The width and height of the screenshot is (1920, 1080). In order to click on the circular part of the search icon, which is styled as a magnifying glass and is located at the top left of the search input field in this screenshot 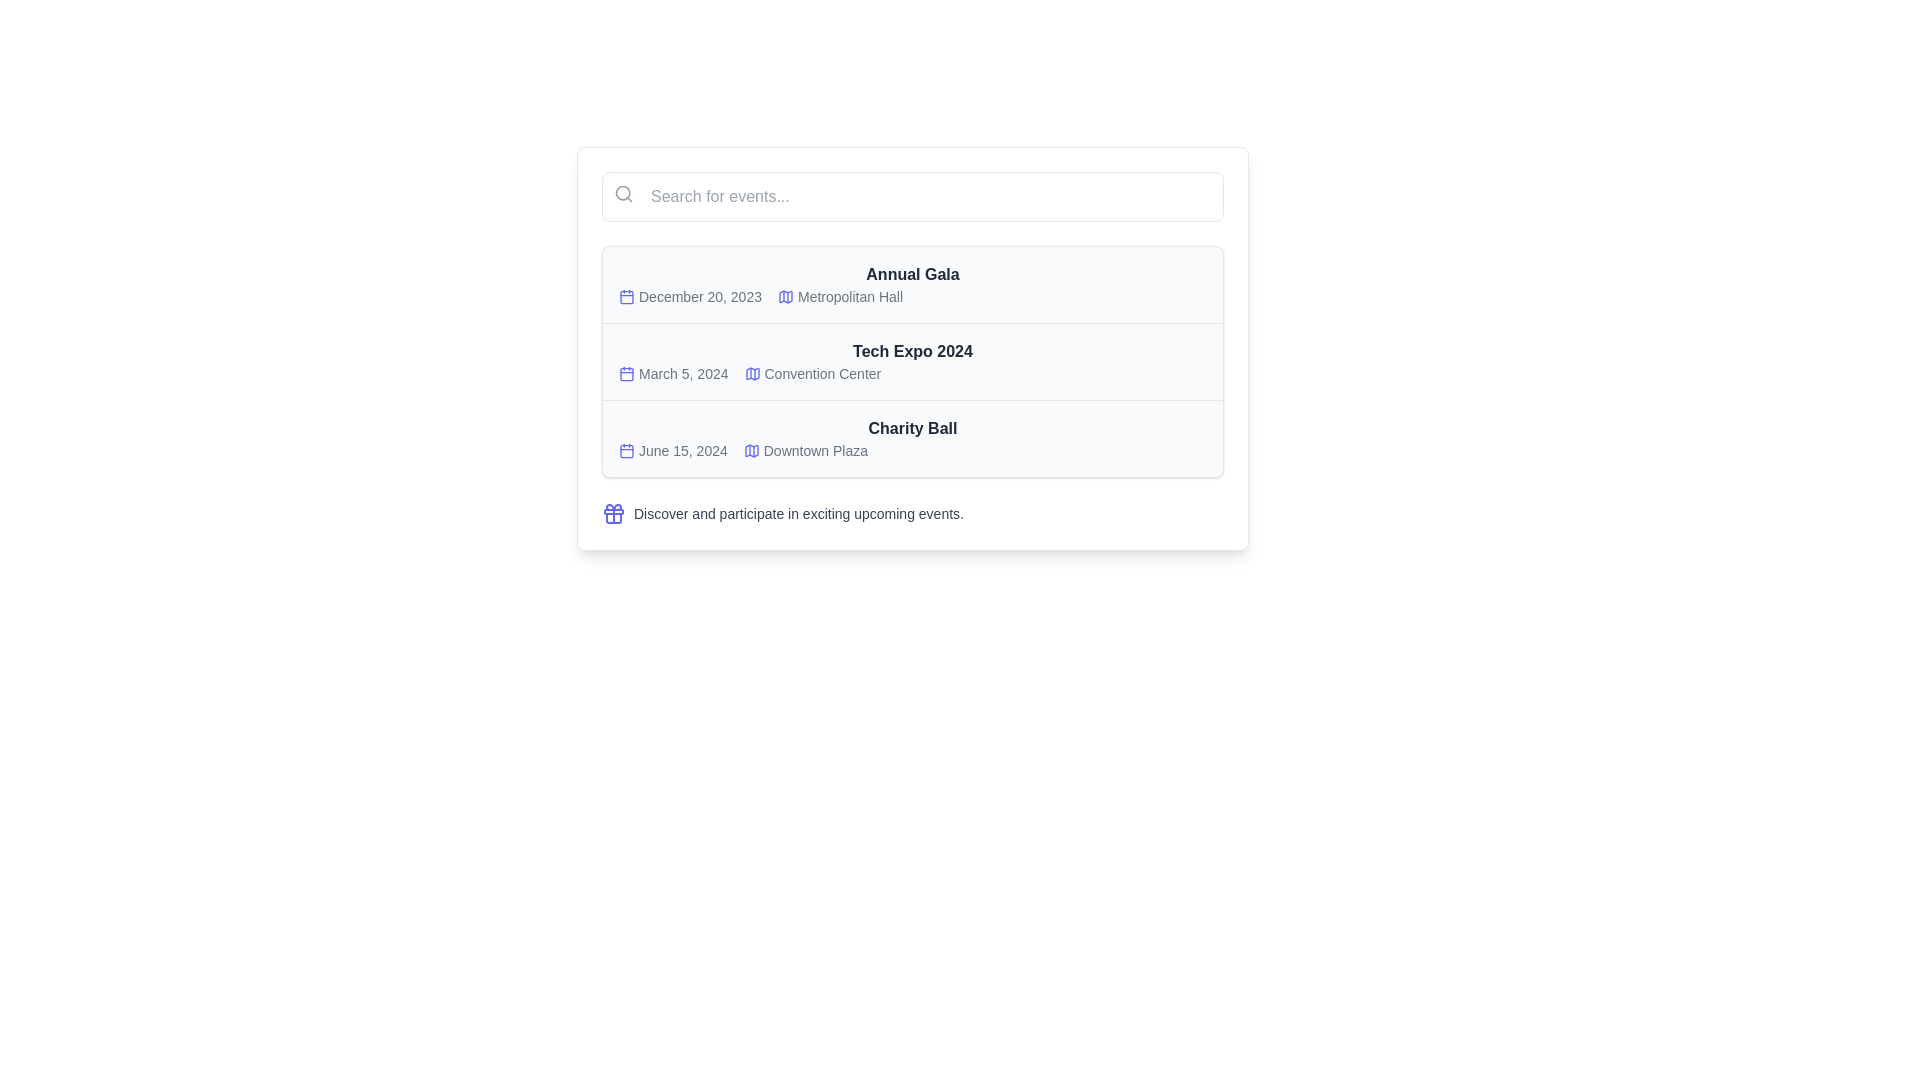, I will do `click(622, 193)`.